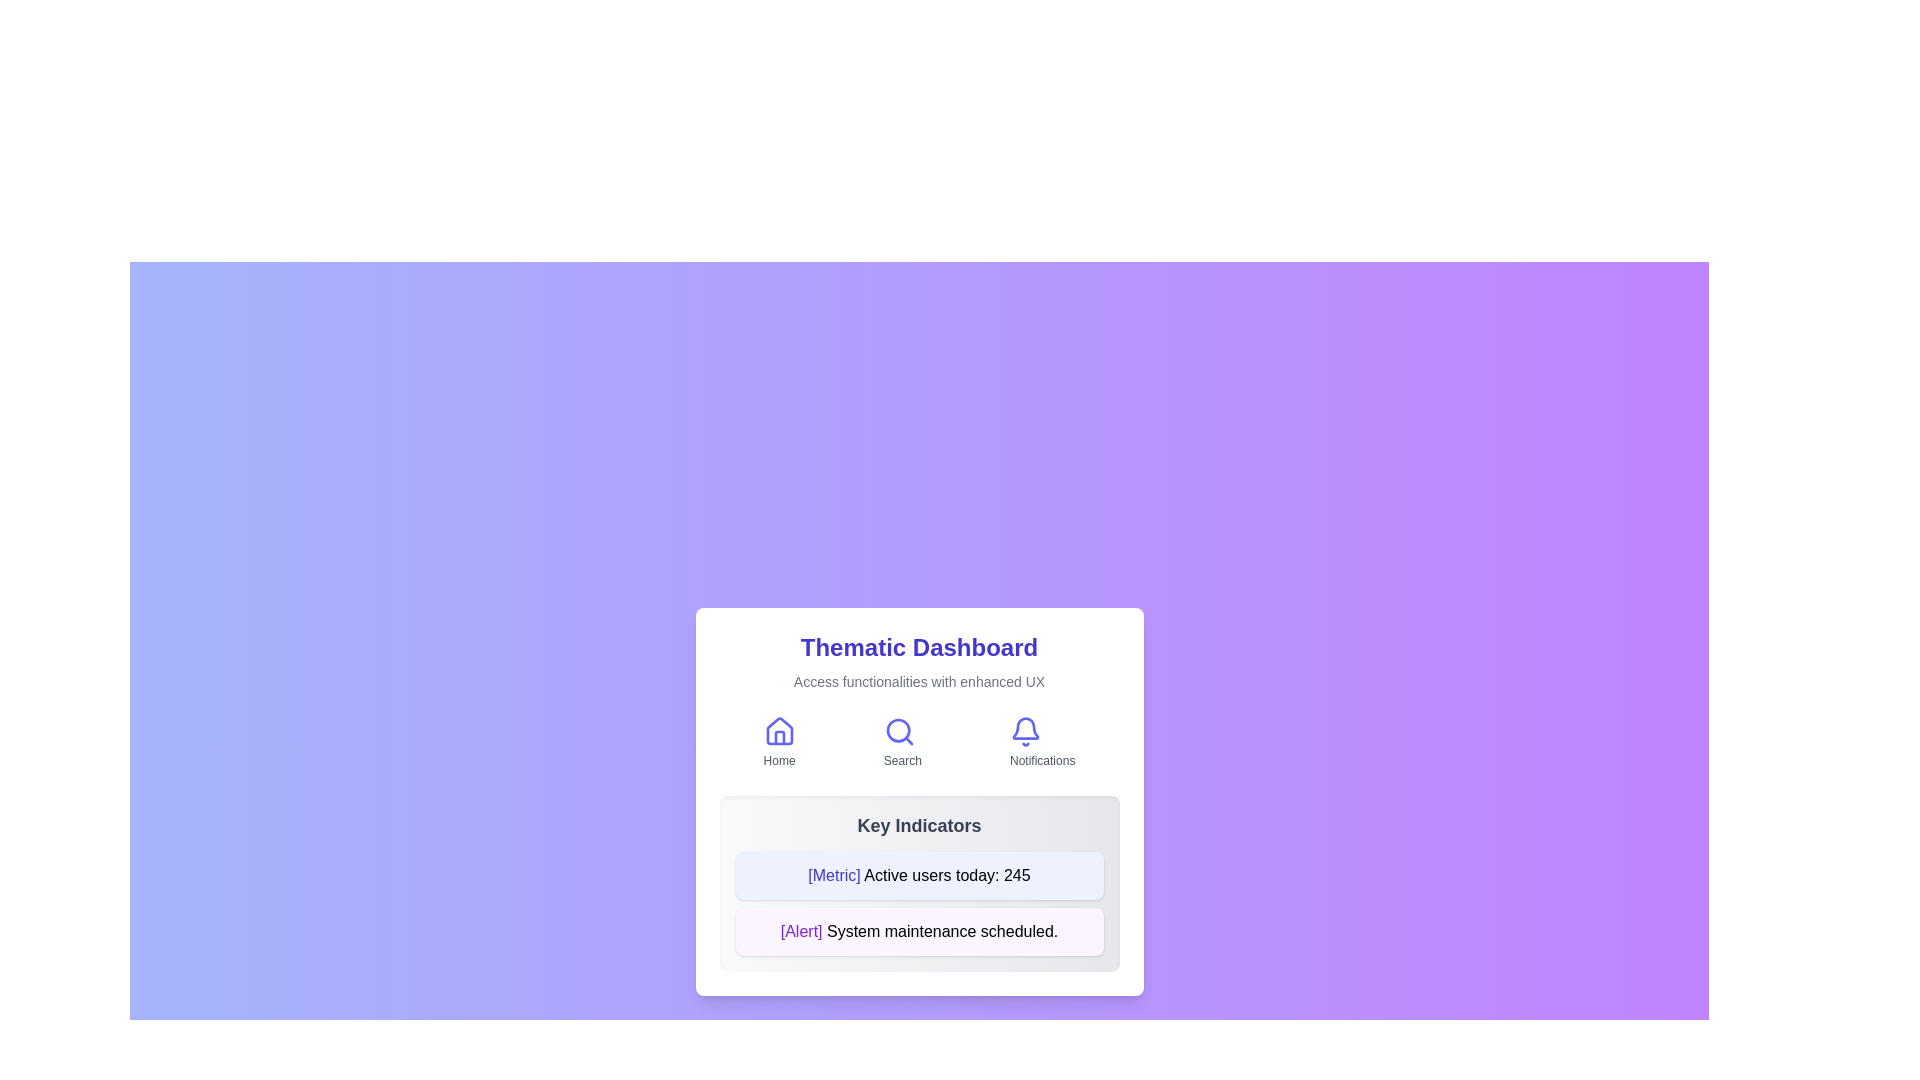 The height and width of the screenshot is (1080, 1920). What do you see at coordinates (918, 874) in the screenshot?
I see `the first notification box in the 'Key Indicators' section, which has a light indigo background and contains the label '[Metric]' and the text 'Active users today: 245'` at bounding box center [918, 874].